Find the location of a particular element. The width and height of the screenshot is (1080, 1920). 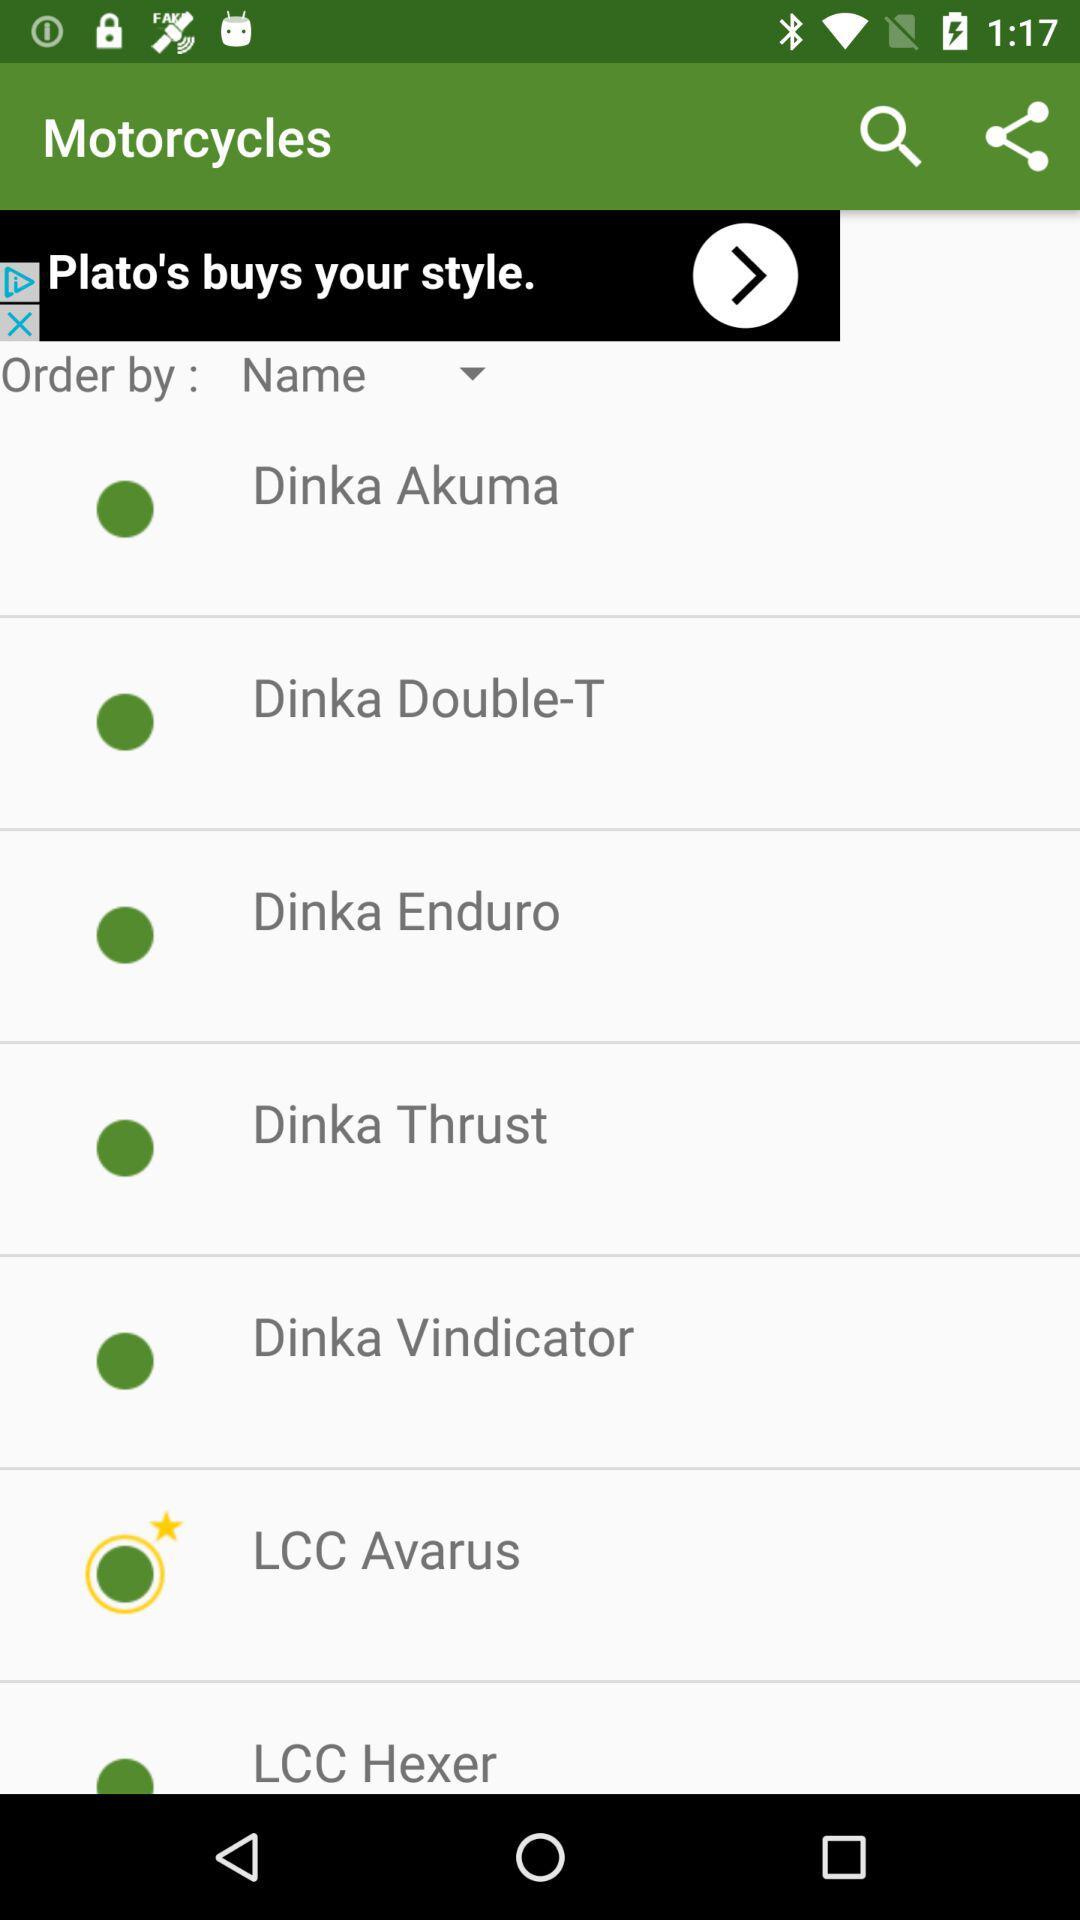

open an advertisements is located at coordinates (419, 274).